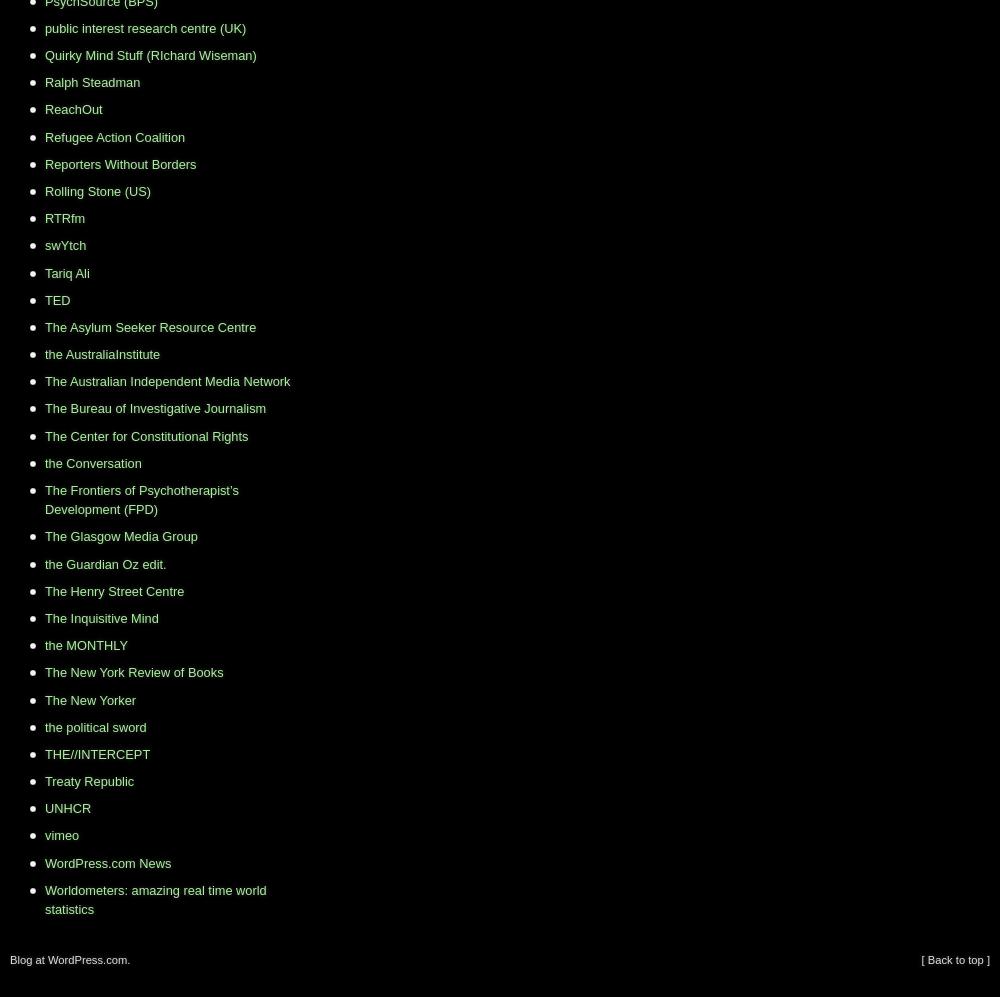  I want to click on 'swYtch', so click(64, 244).